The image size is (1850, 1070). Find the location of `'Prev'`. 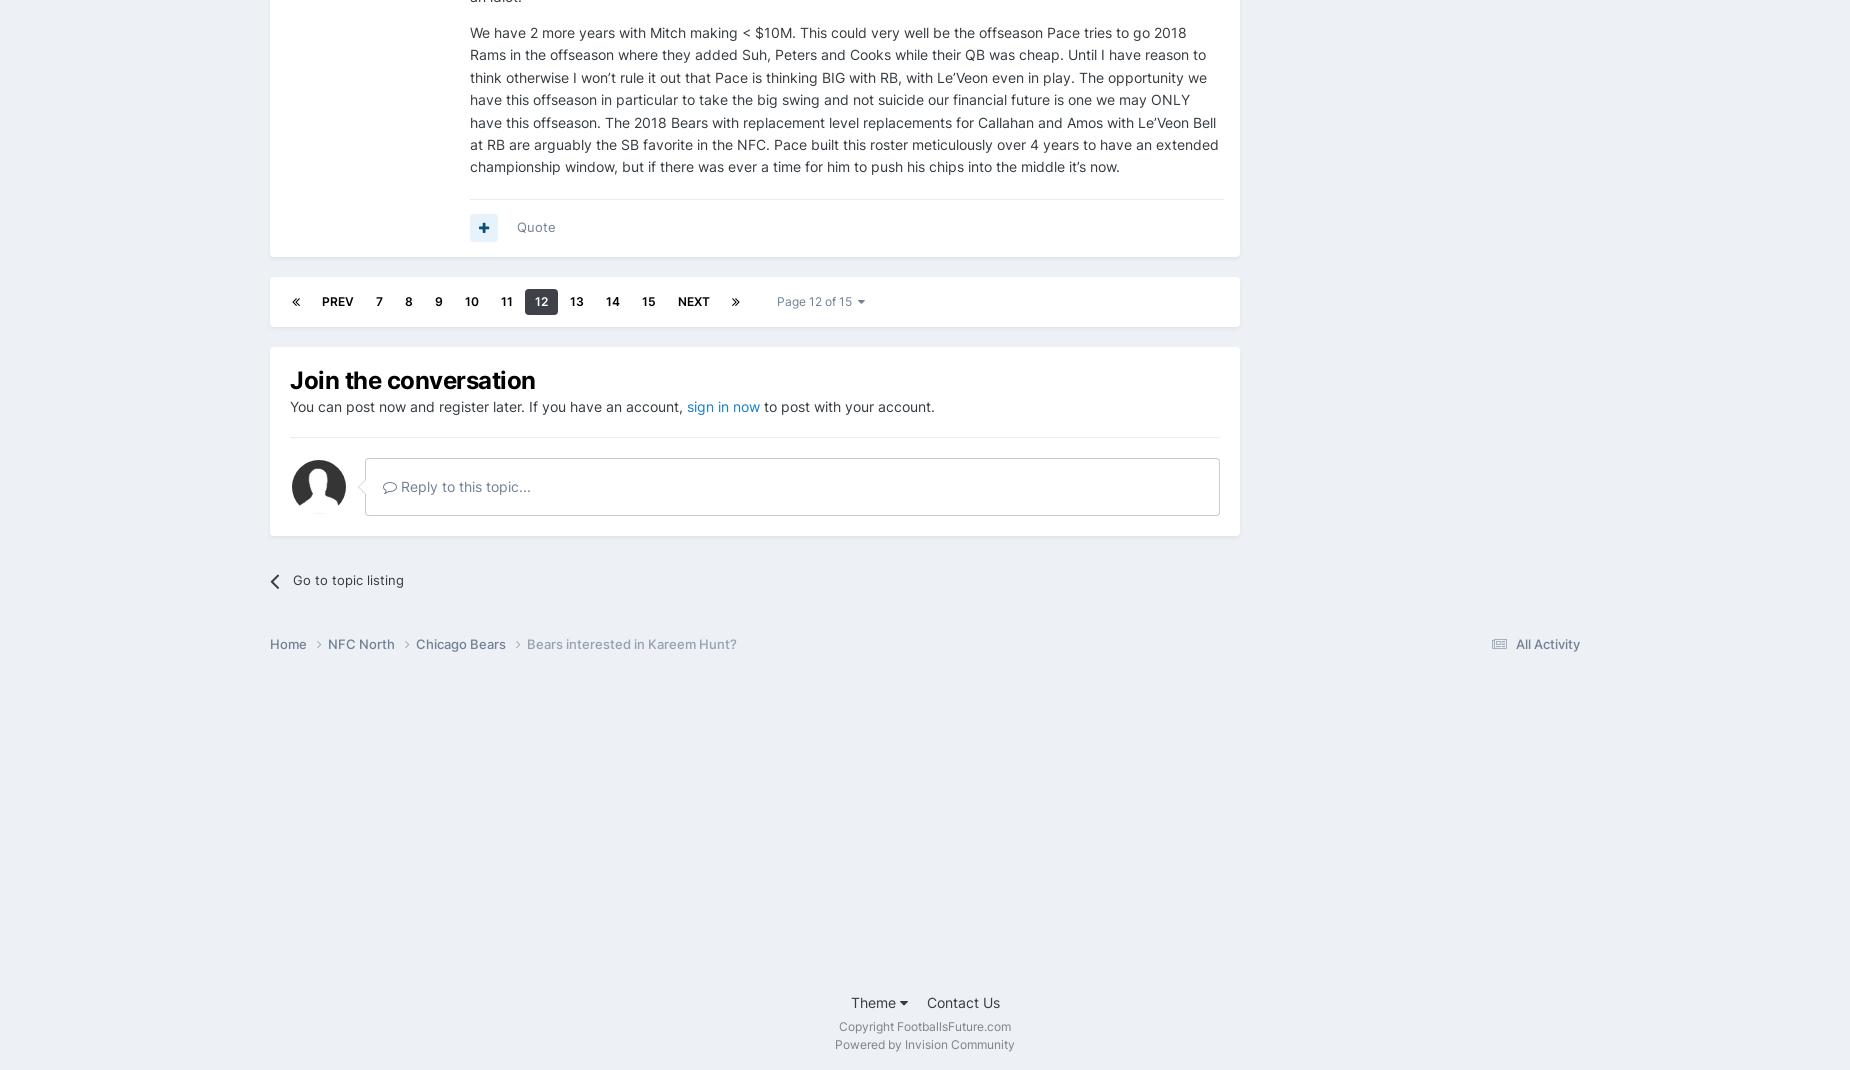

'Prev' is located at coordinates (336, 300).